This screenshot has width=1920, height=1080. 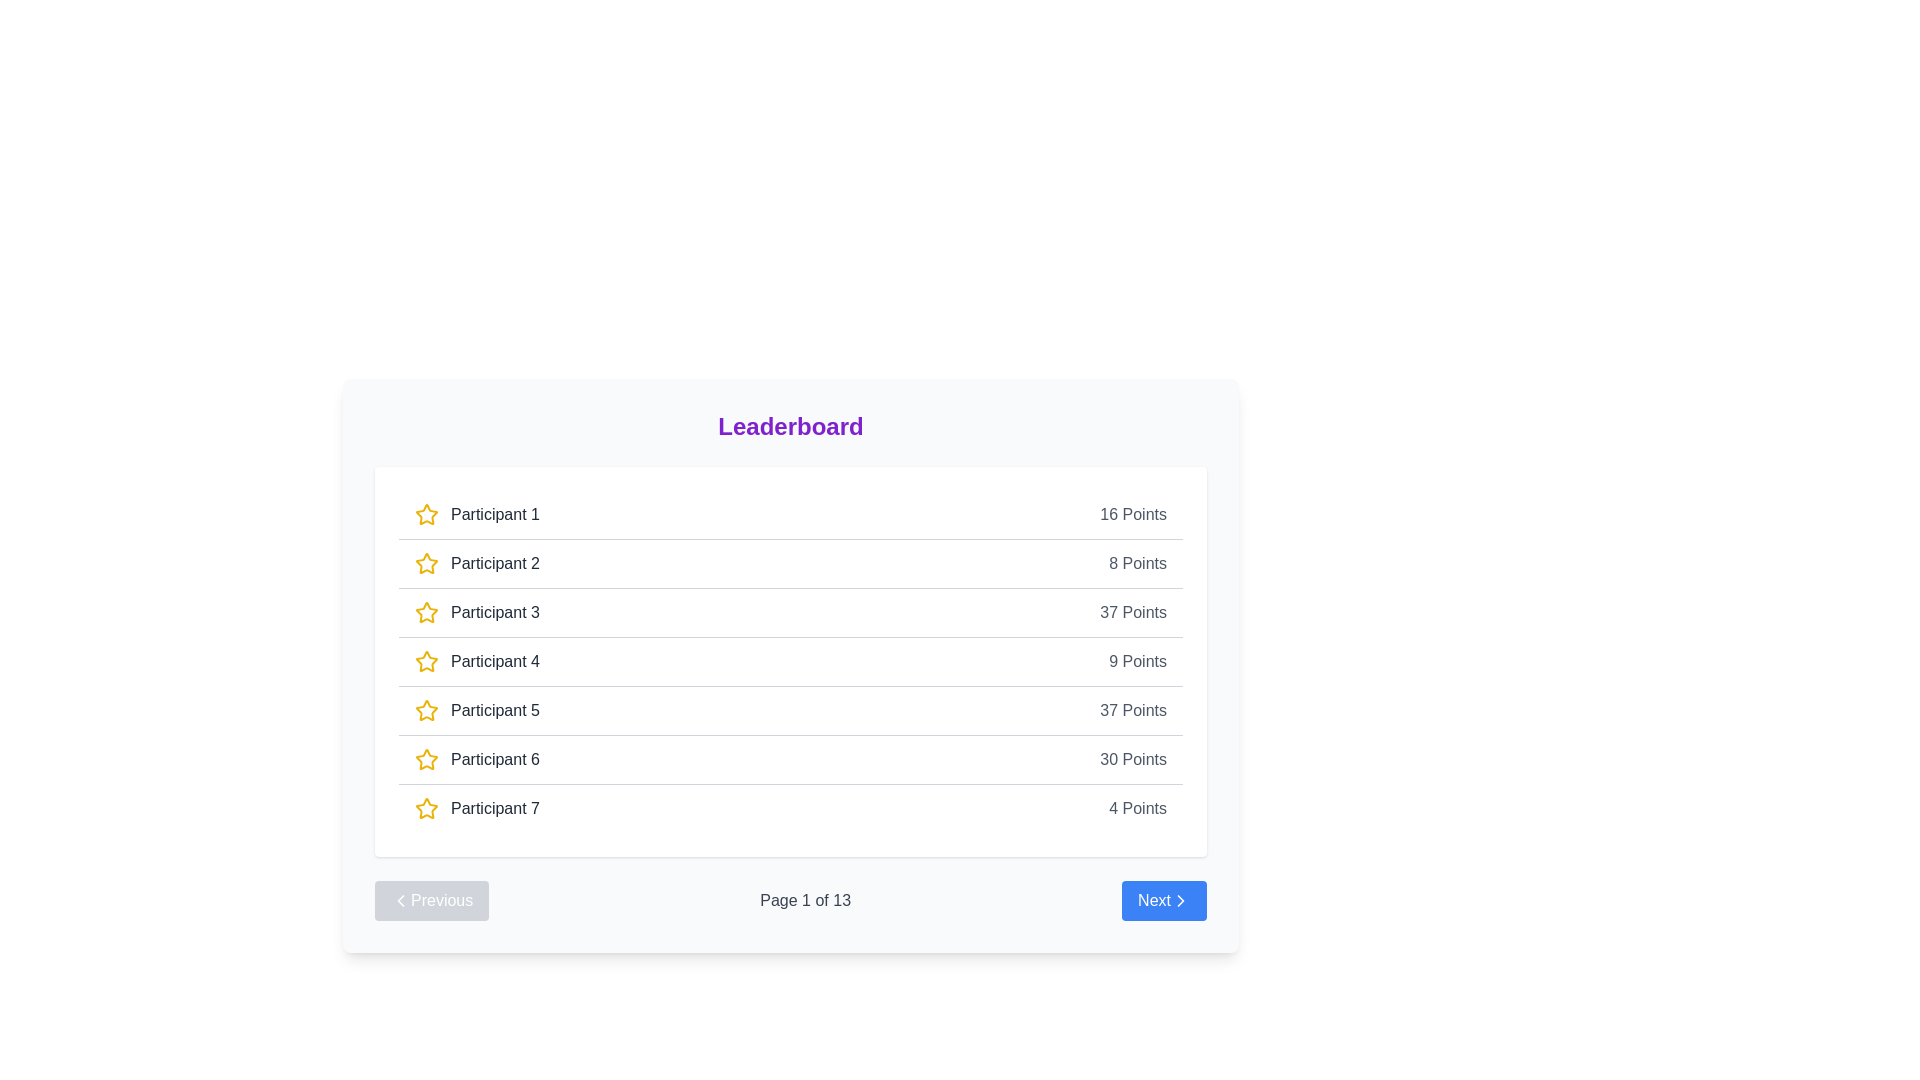 What do you see at coordinates (426, 759) in the screenshot?
I see `the star icon that indicates status or achievement for Participant 6, located in the sixth row of the leaderboard table` at bounding box center [426, 759].